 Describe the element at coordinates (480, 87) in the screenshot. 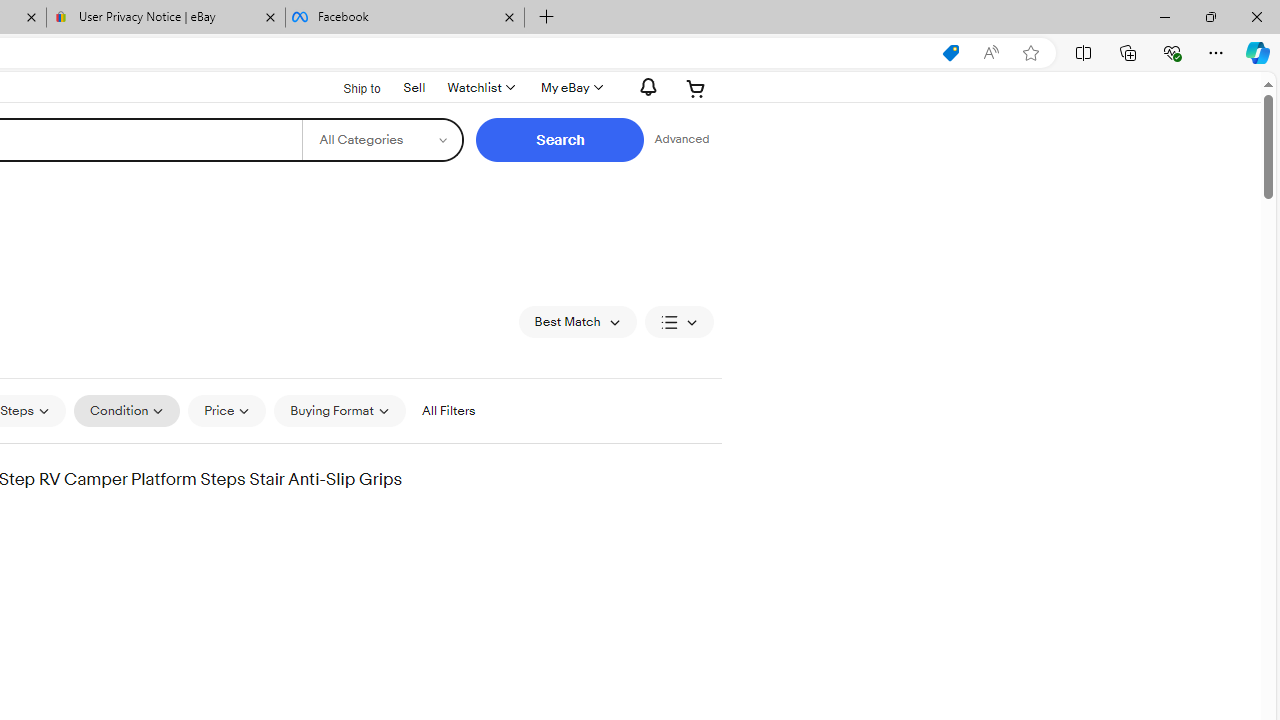

I see `'WatchlistExpand Watch List'` at that location.